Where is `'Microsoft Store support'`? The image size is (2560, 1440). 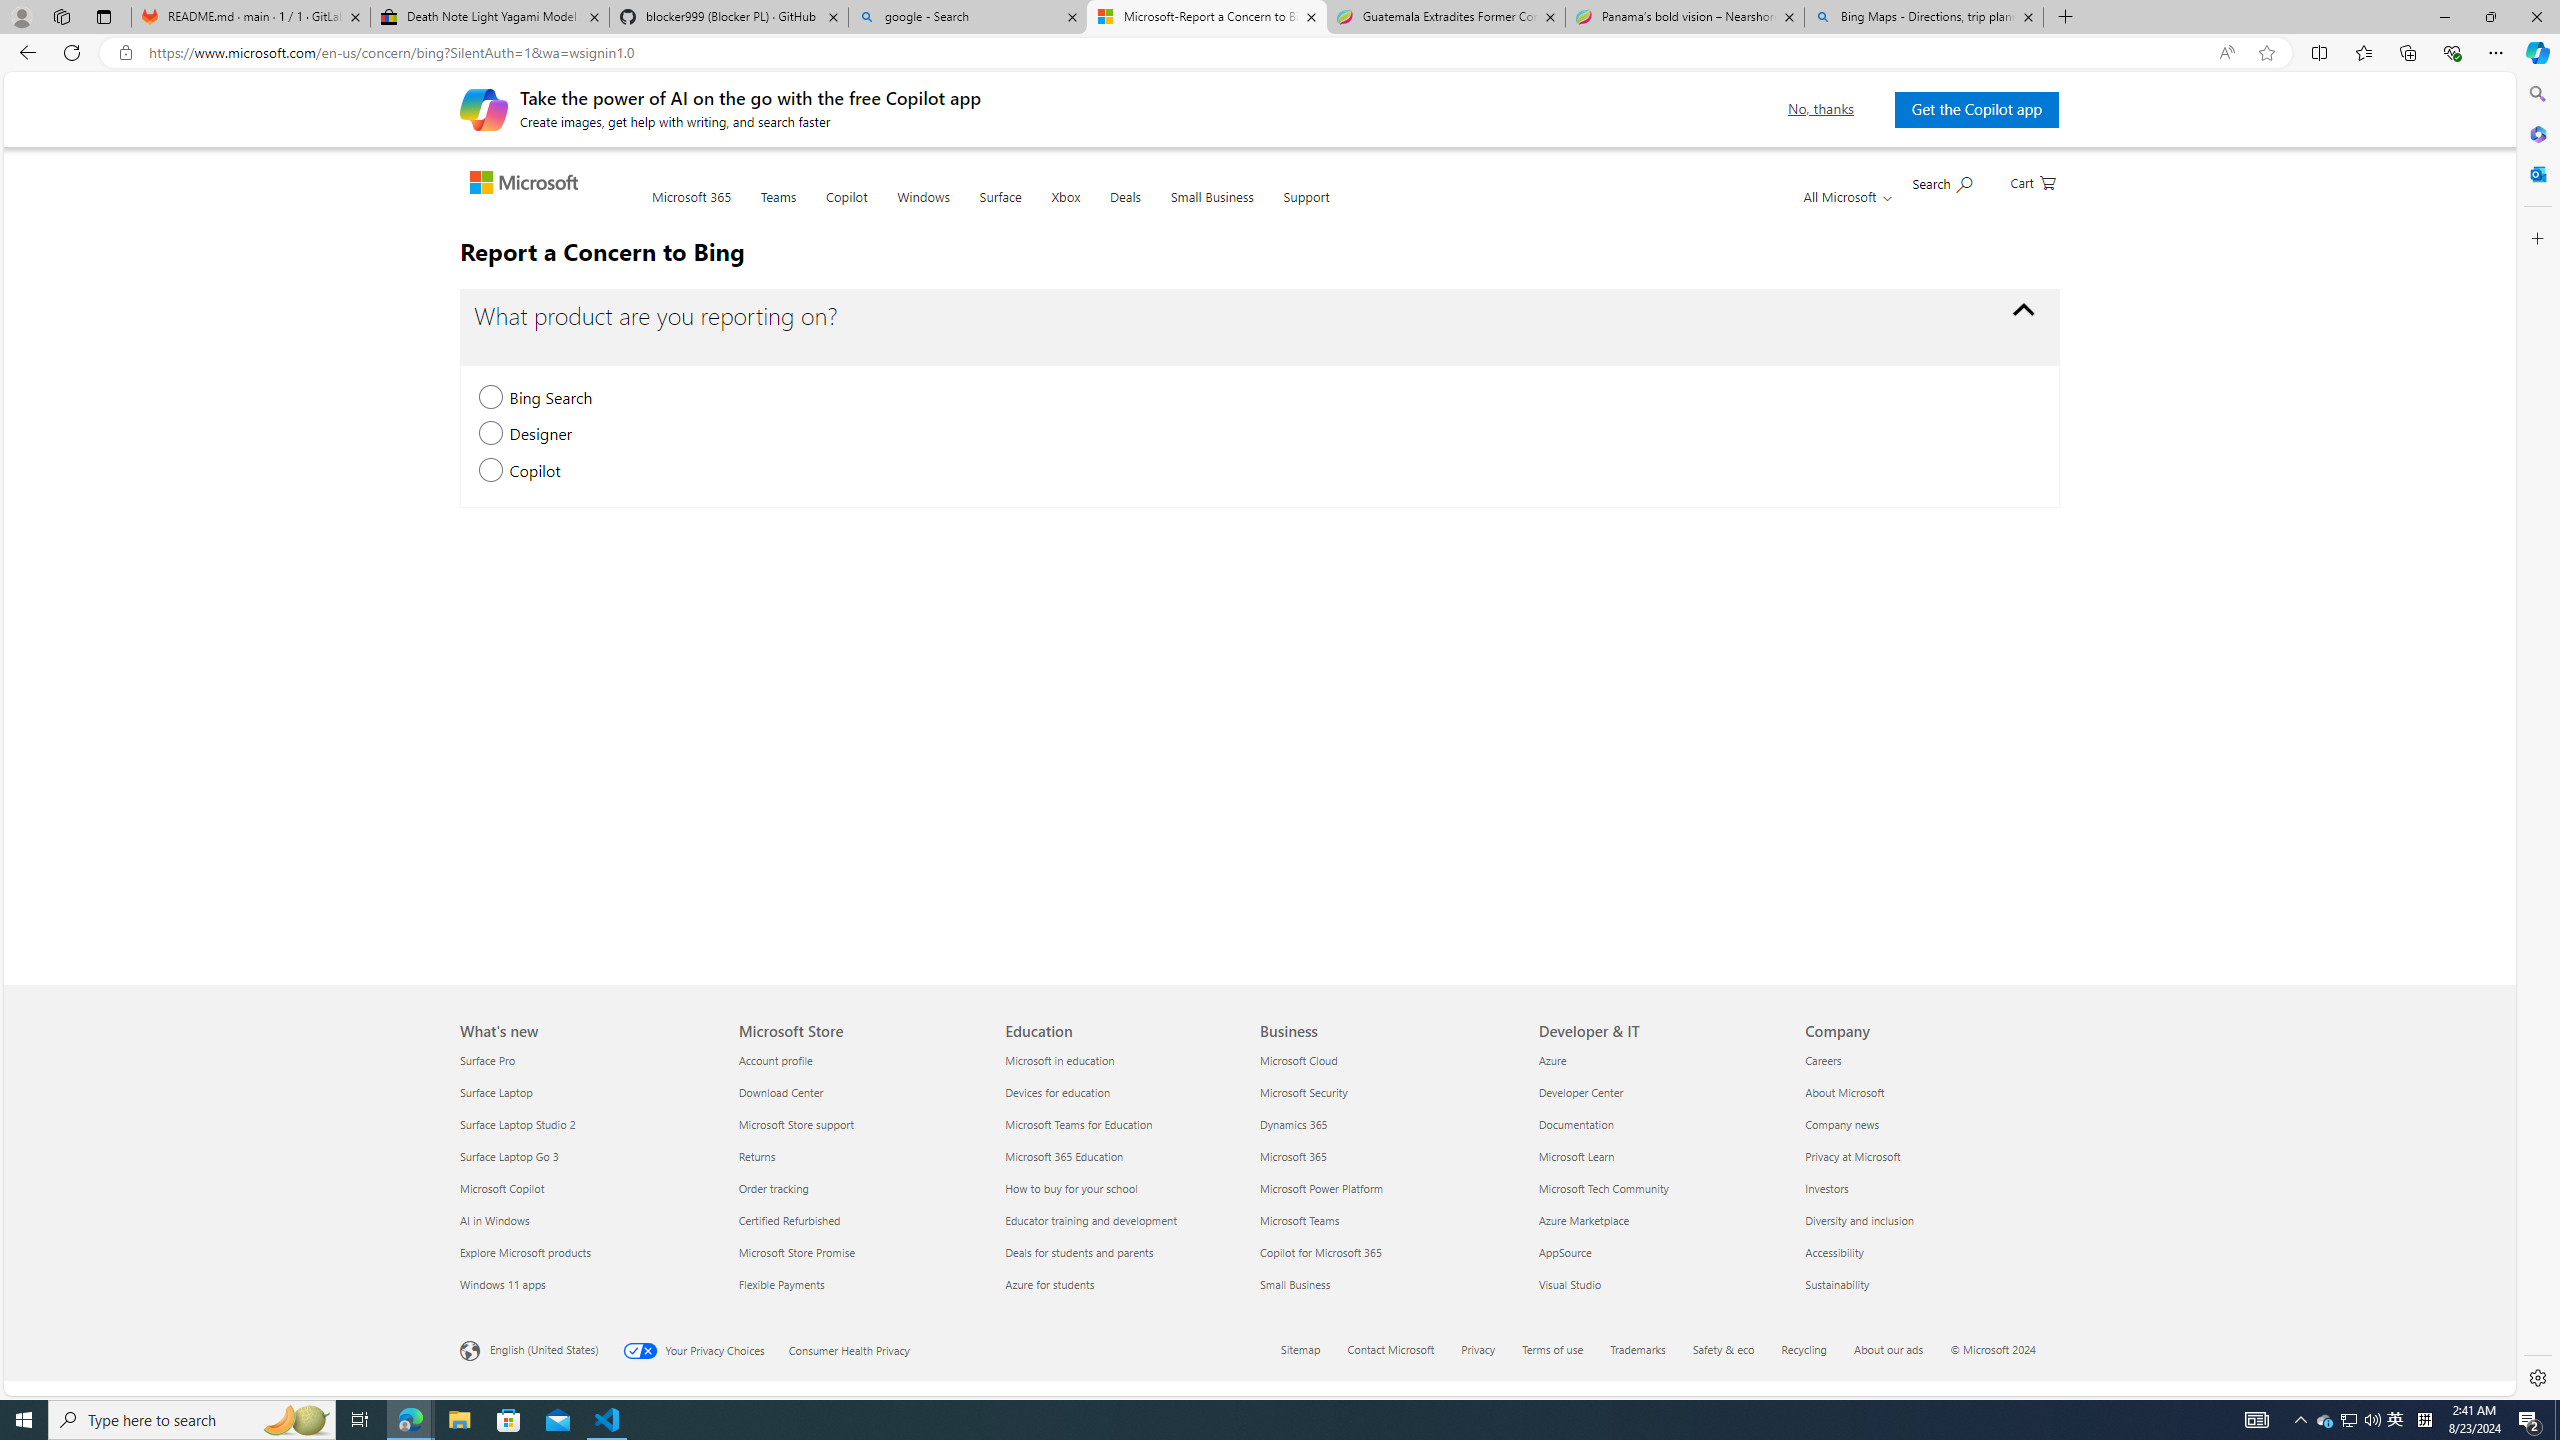
'Microsoft Store support' is located at coordinates (860, 1122).